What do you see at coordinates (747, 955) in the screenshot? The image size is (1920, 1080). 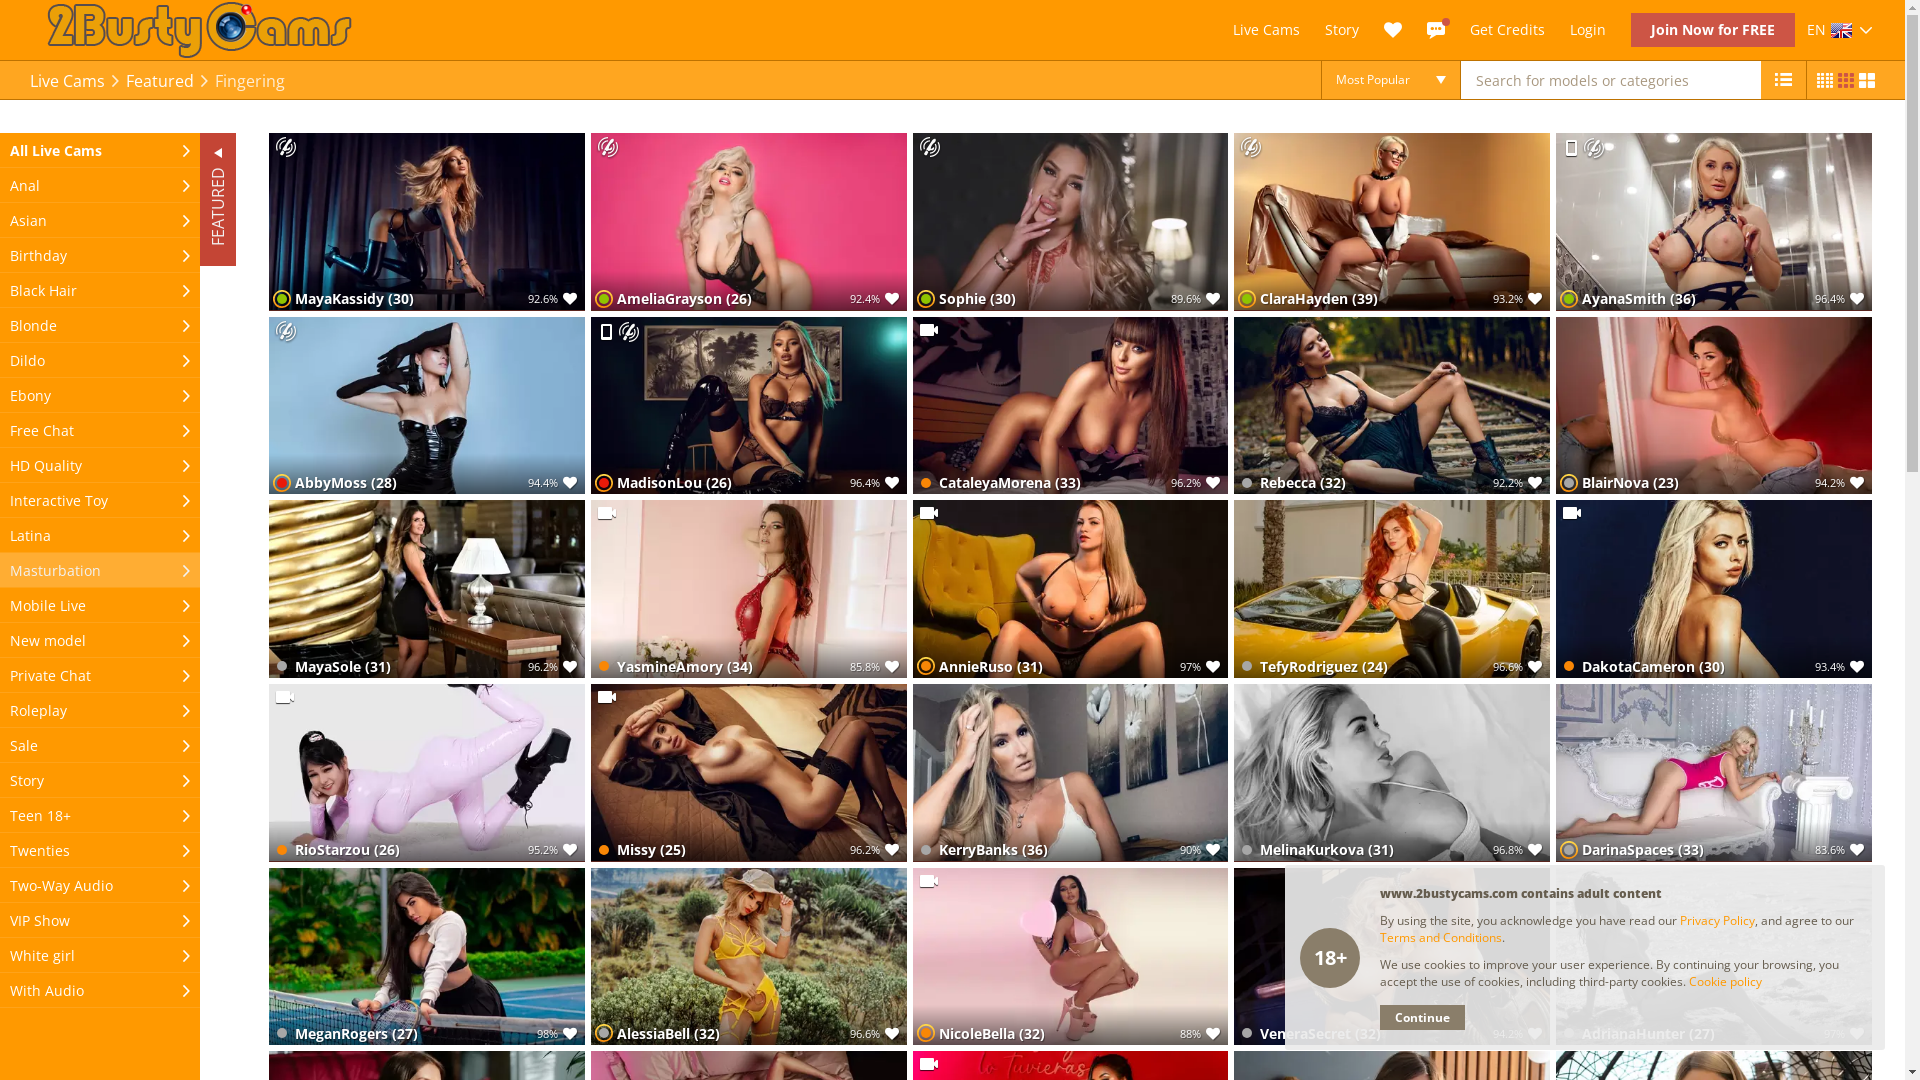 I see `'AlessiaBell (32)` at bounding box center [747, 955].